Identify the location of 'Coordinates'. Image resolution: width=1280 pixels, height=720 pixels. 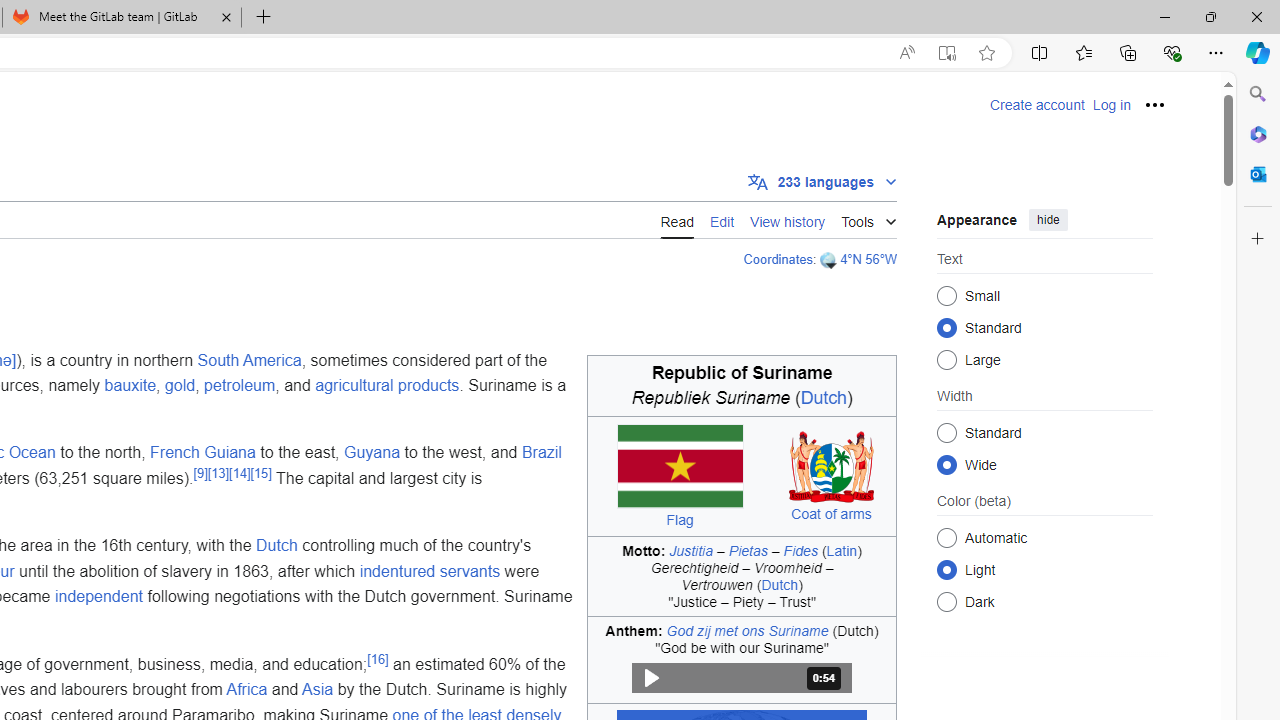
(776, 258).